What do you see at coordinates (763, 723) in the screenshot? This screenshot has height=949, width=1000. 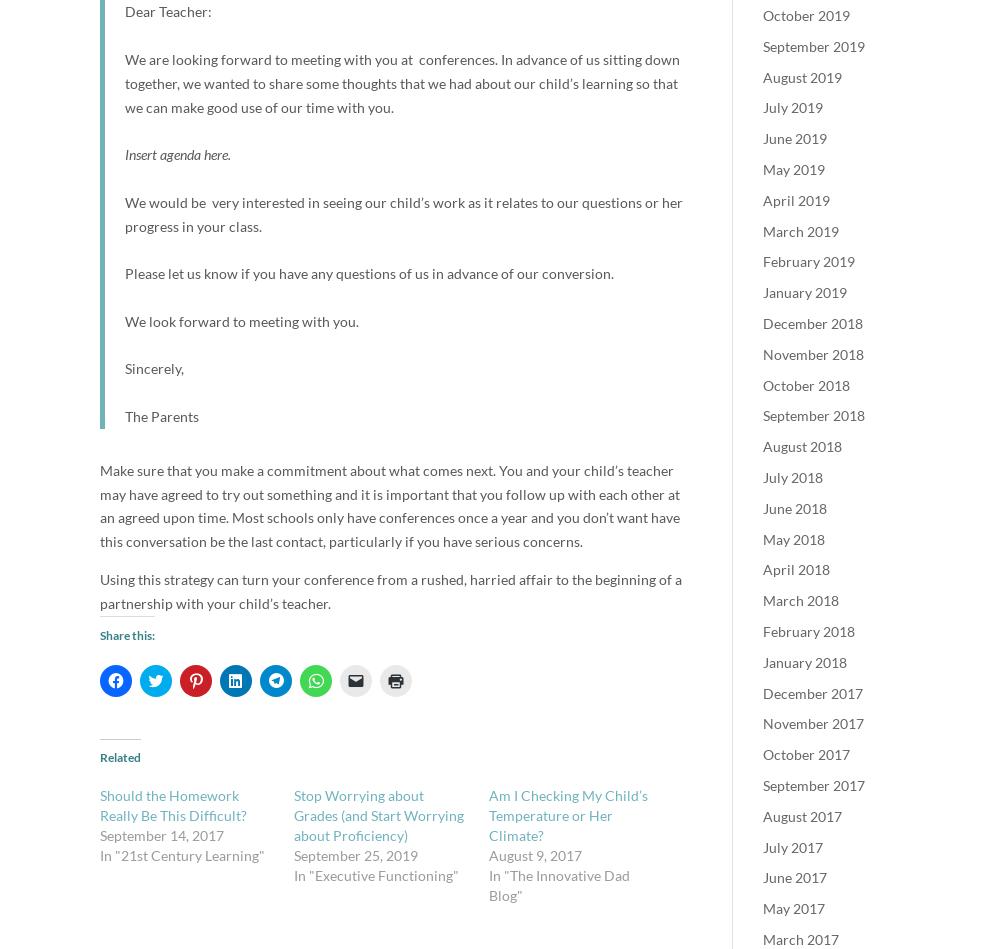 I see `'November 2017'` at bounding box center [763, 723].